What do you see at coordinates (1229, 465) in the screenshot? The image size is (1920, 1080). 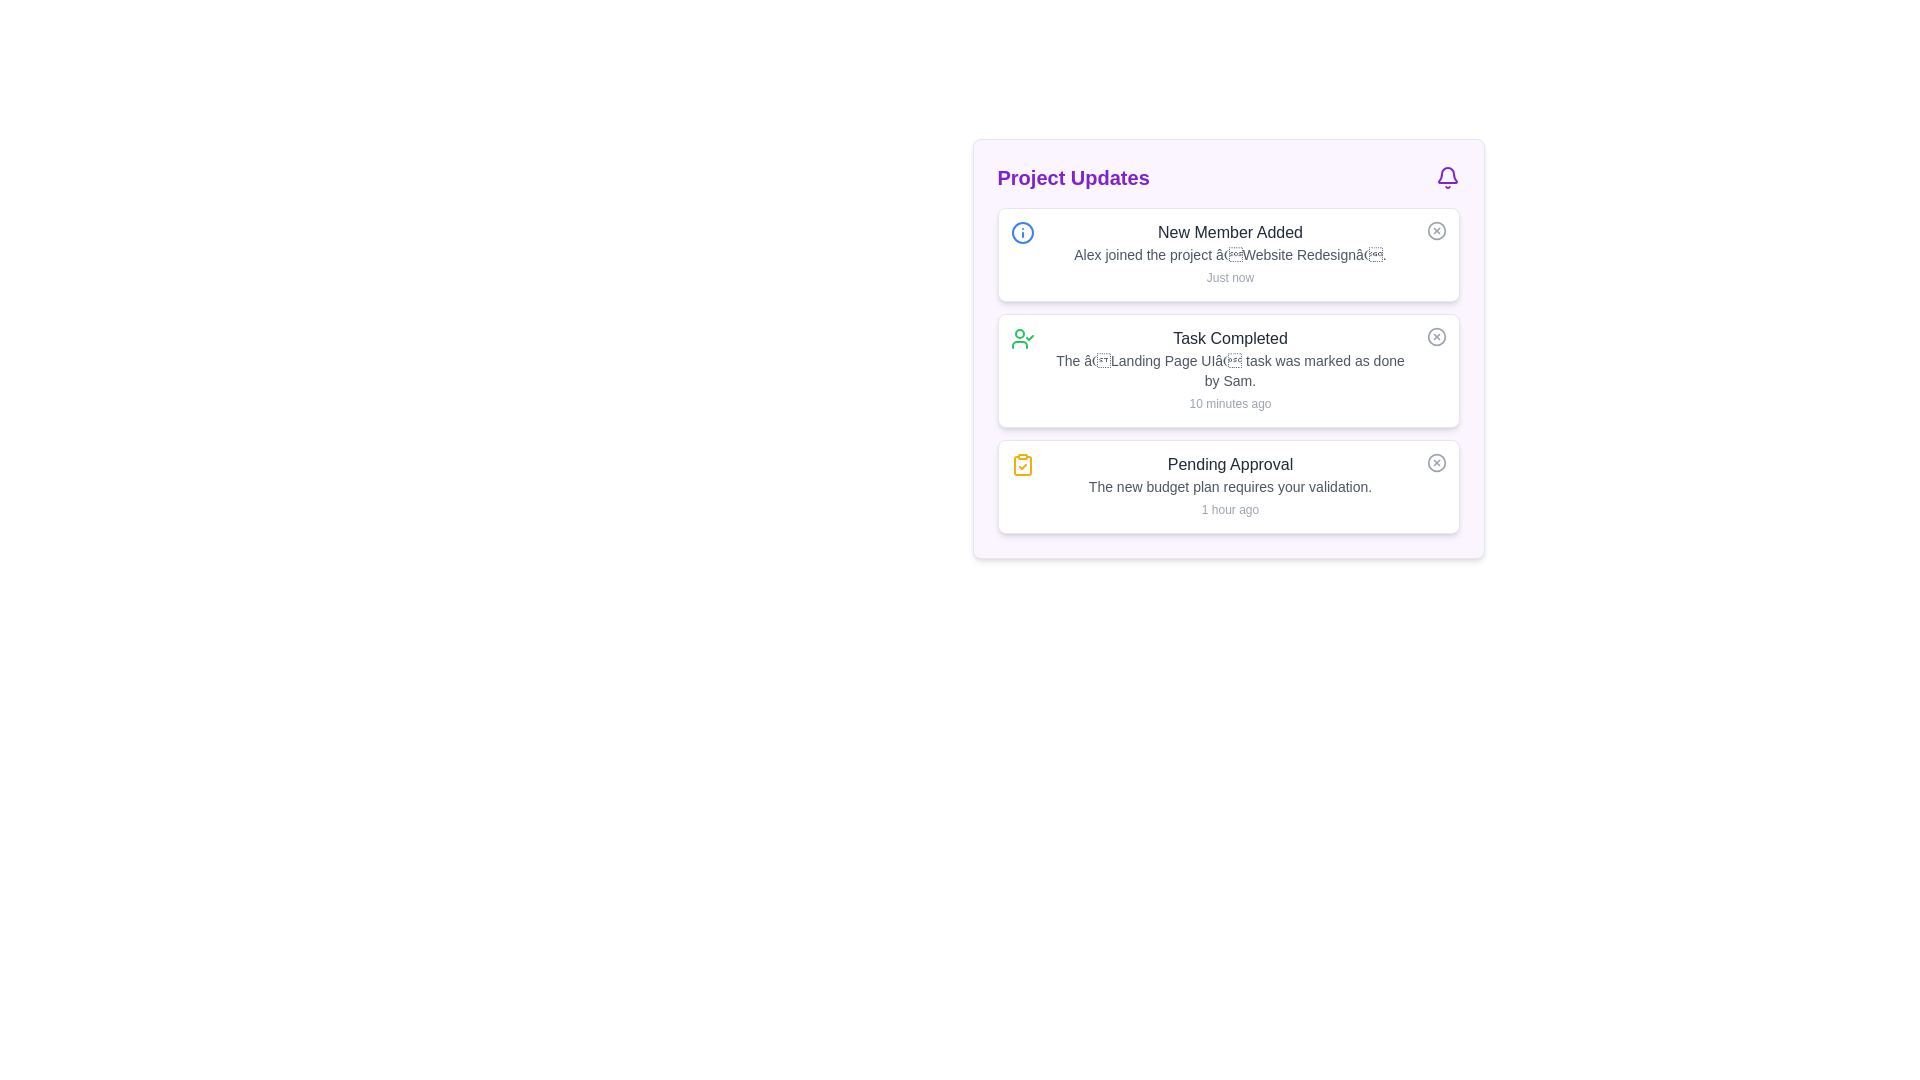 I see `the title text label of the third notification card to assist in identifying related notifications` at bounding box center [1229, 465].